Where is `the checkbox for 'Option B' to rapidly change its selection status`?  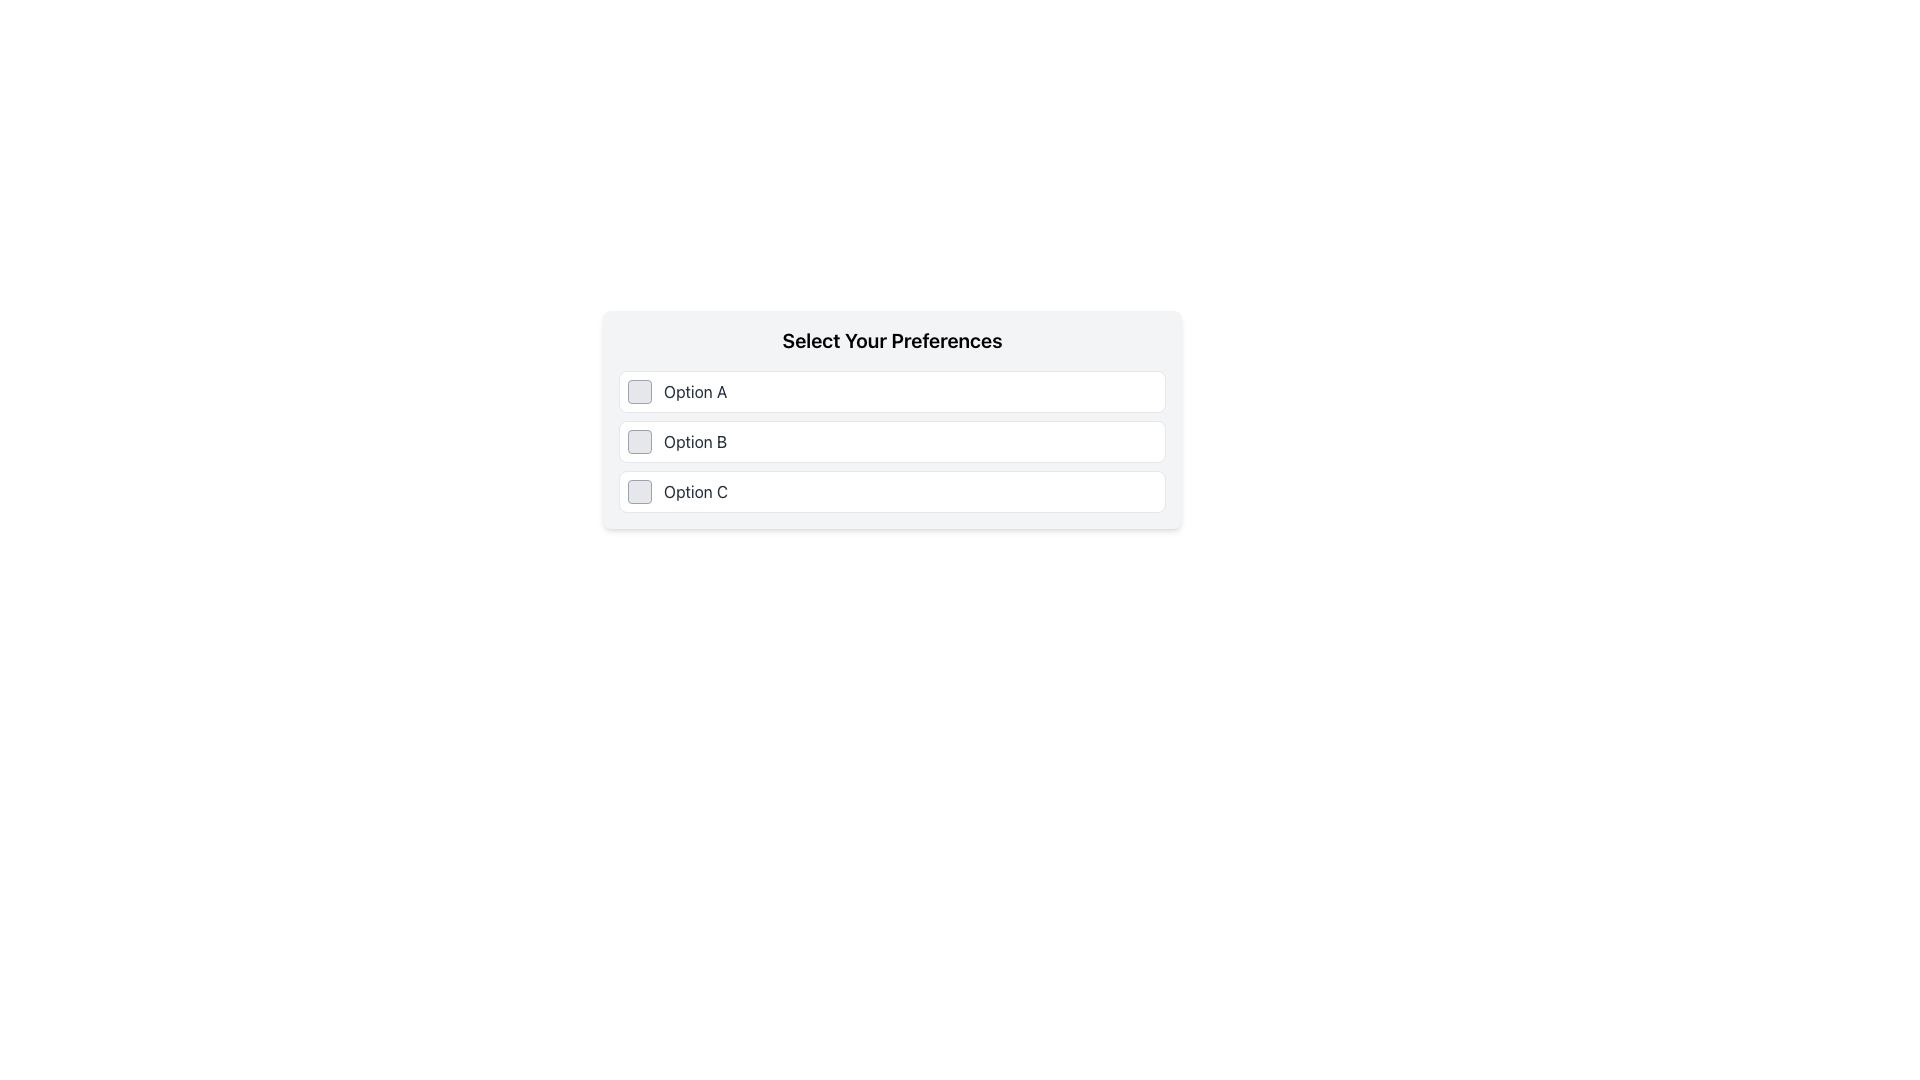 the checkbox for 'Option B' to rapidly change its selection status is located at coordinates (638, 441).